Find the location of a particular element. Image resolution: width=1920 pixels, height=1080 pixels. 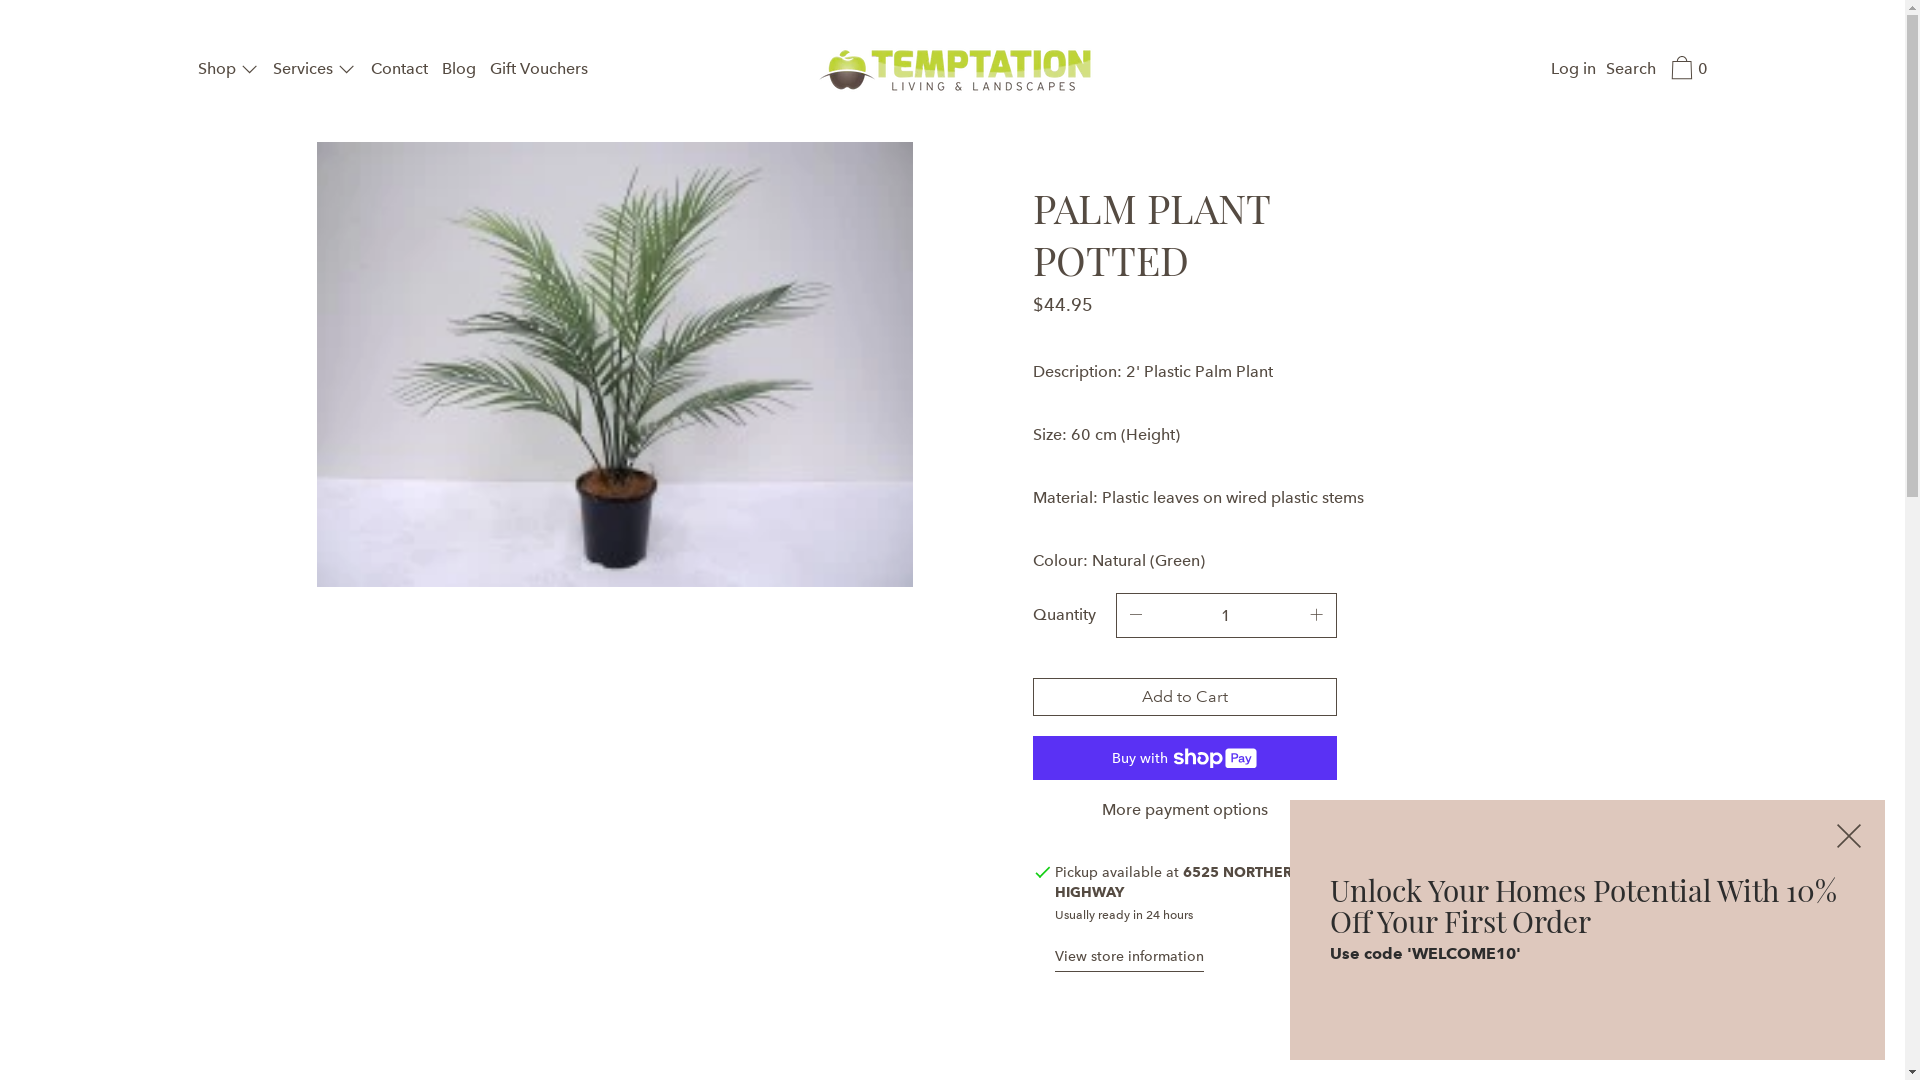

'0' is located at coordinates (1685, 69).